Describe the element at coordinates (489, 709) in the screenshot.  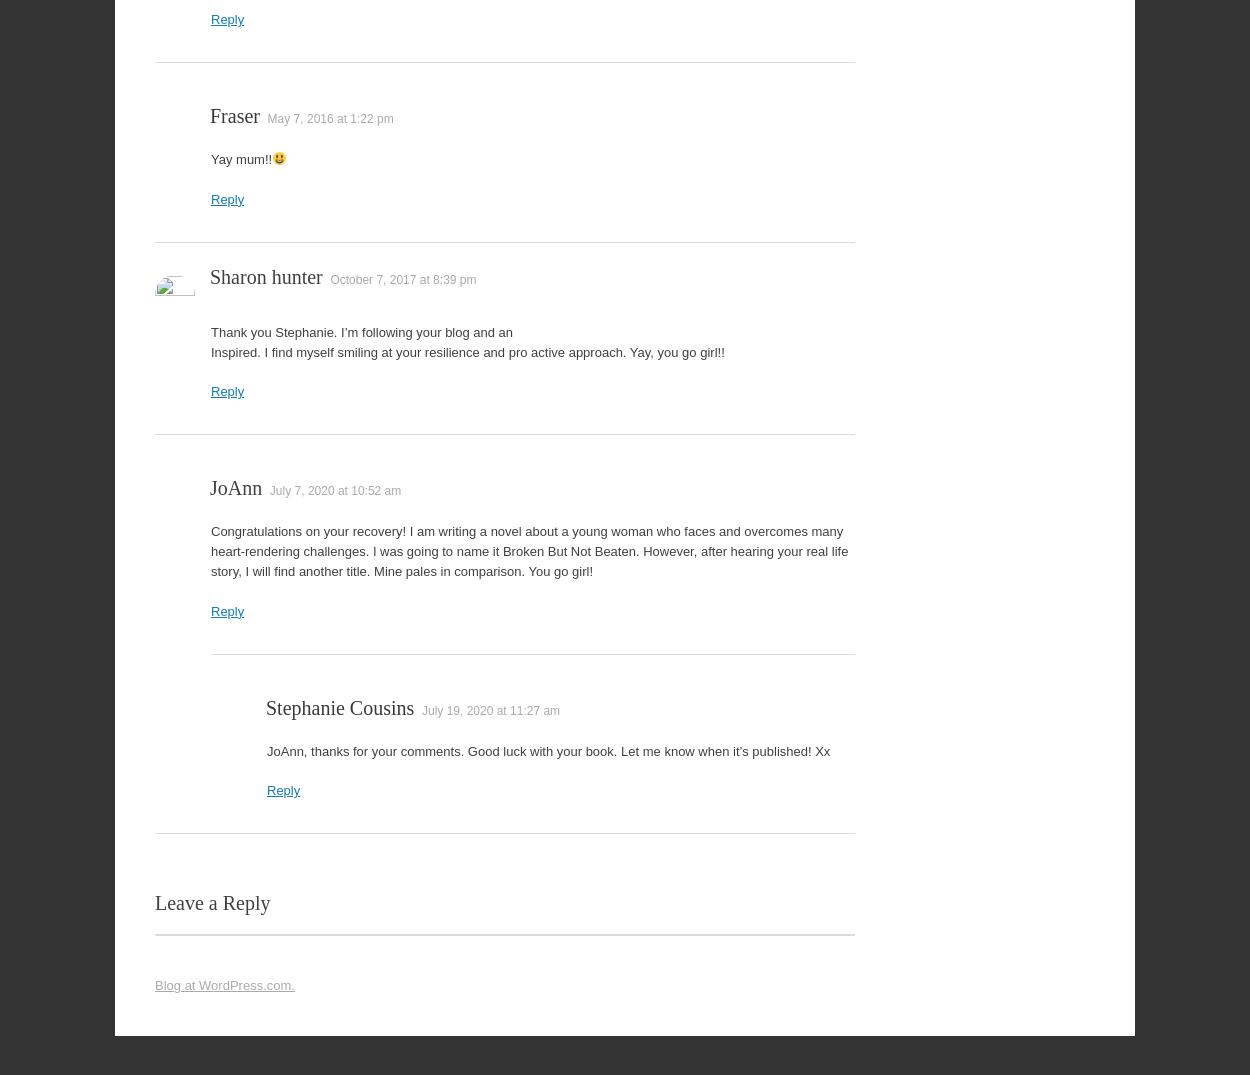
I see `'July 19, 2020 at 11:27 am'` at that location.